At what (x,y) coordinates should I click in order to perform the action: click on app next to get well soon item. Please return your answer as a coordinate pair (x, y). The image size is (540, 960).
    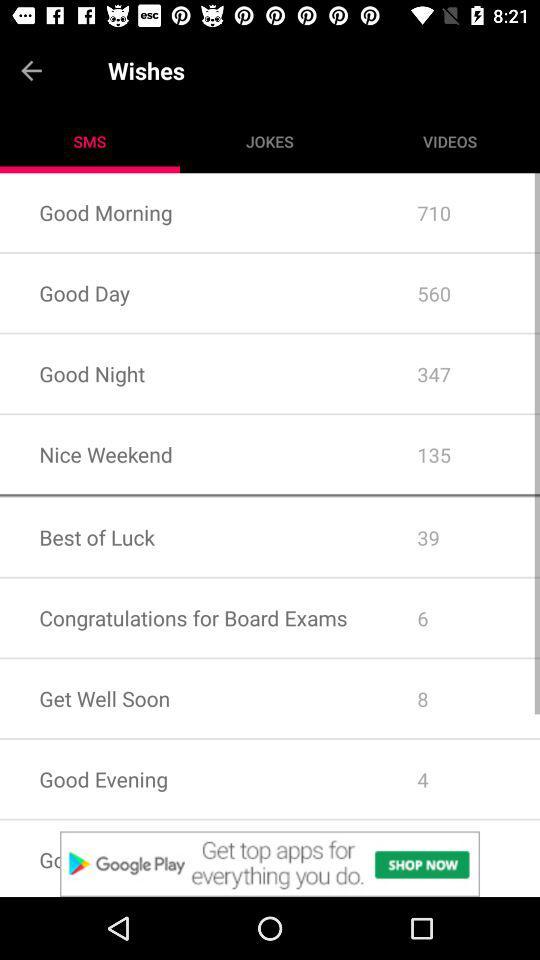
    Looking at the image, I should click on (459, 778).